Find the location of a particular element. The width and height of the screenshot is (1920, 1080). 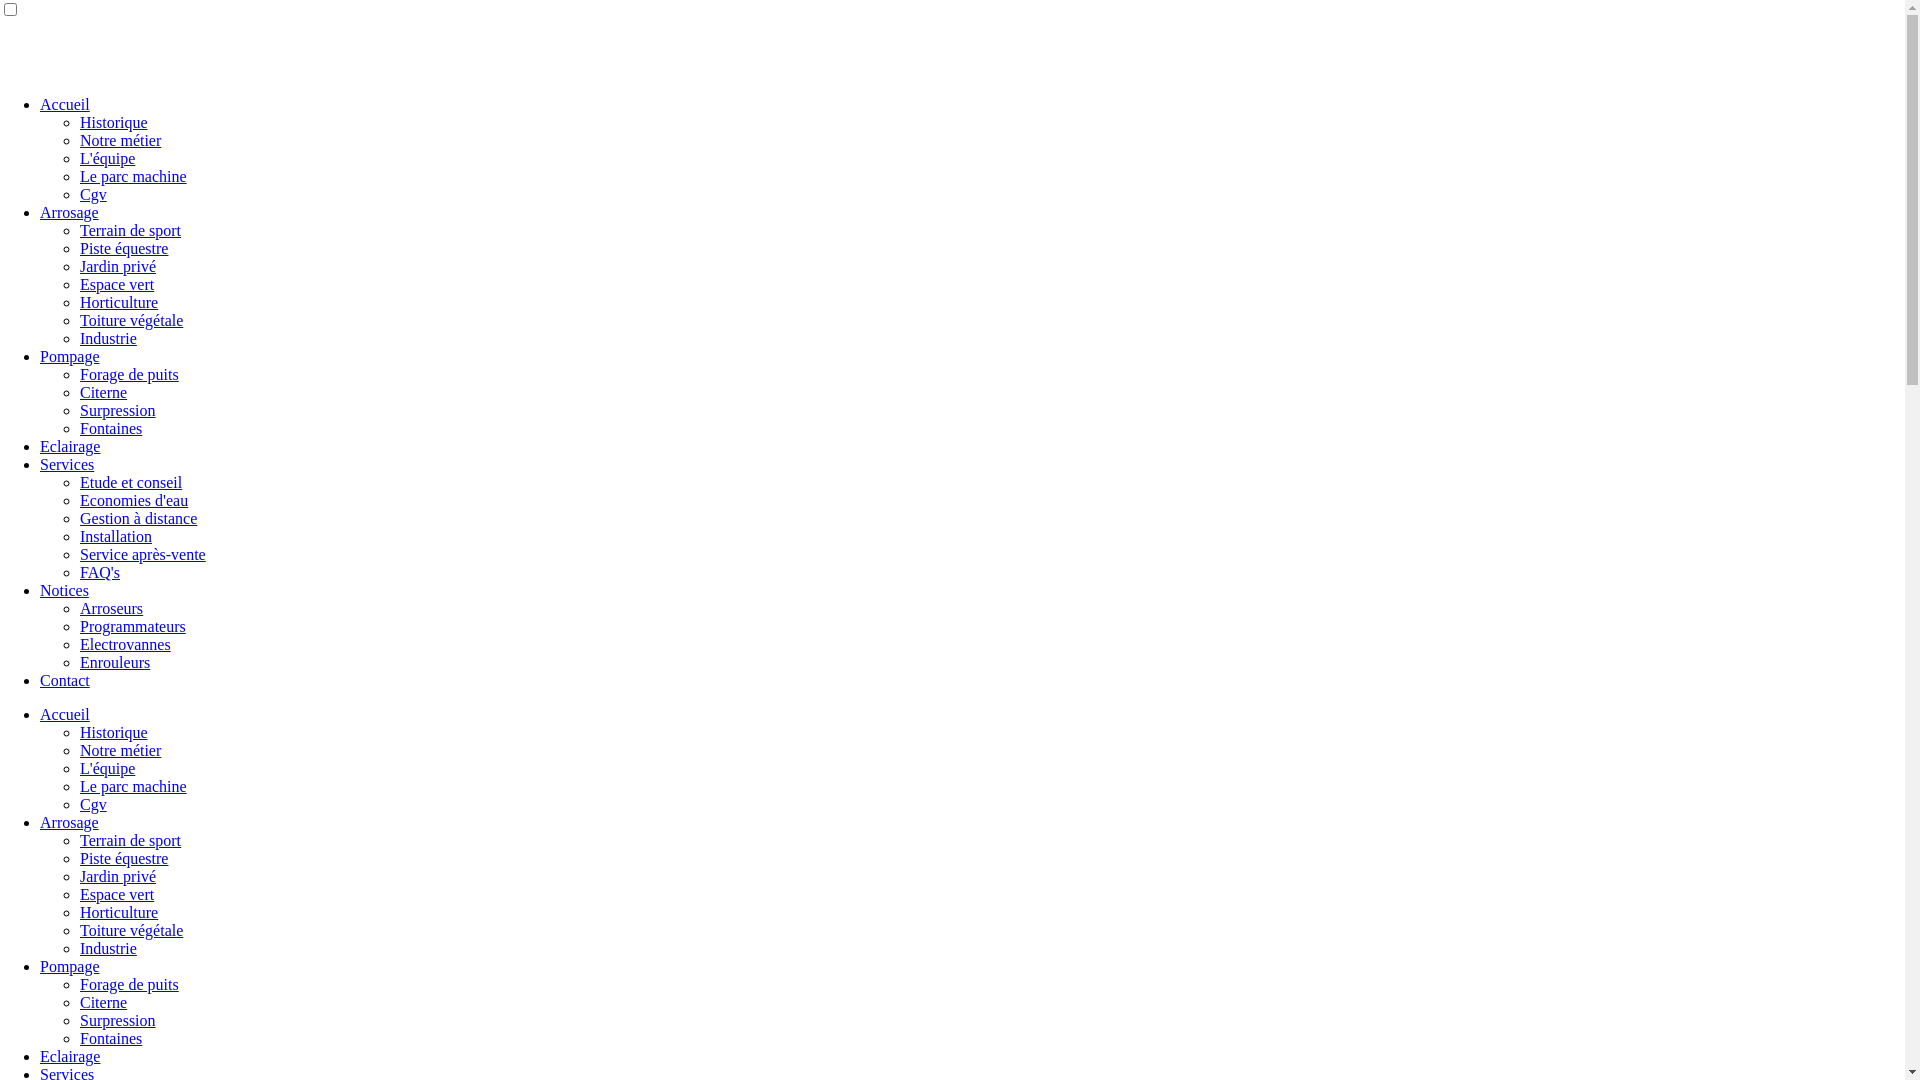

'Horticulture' is located at coordinates (118, 912).